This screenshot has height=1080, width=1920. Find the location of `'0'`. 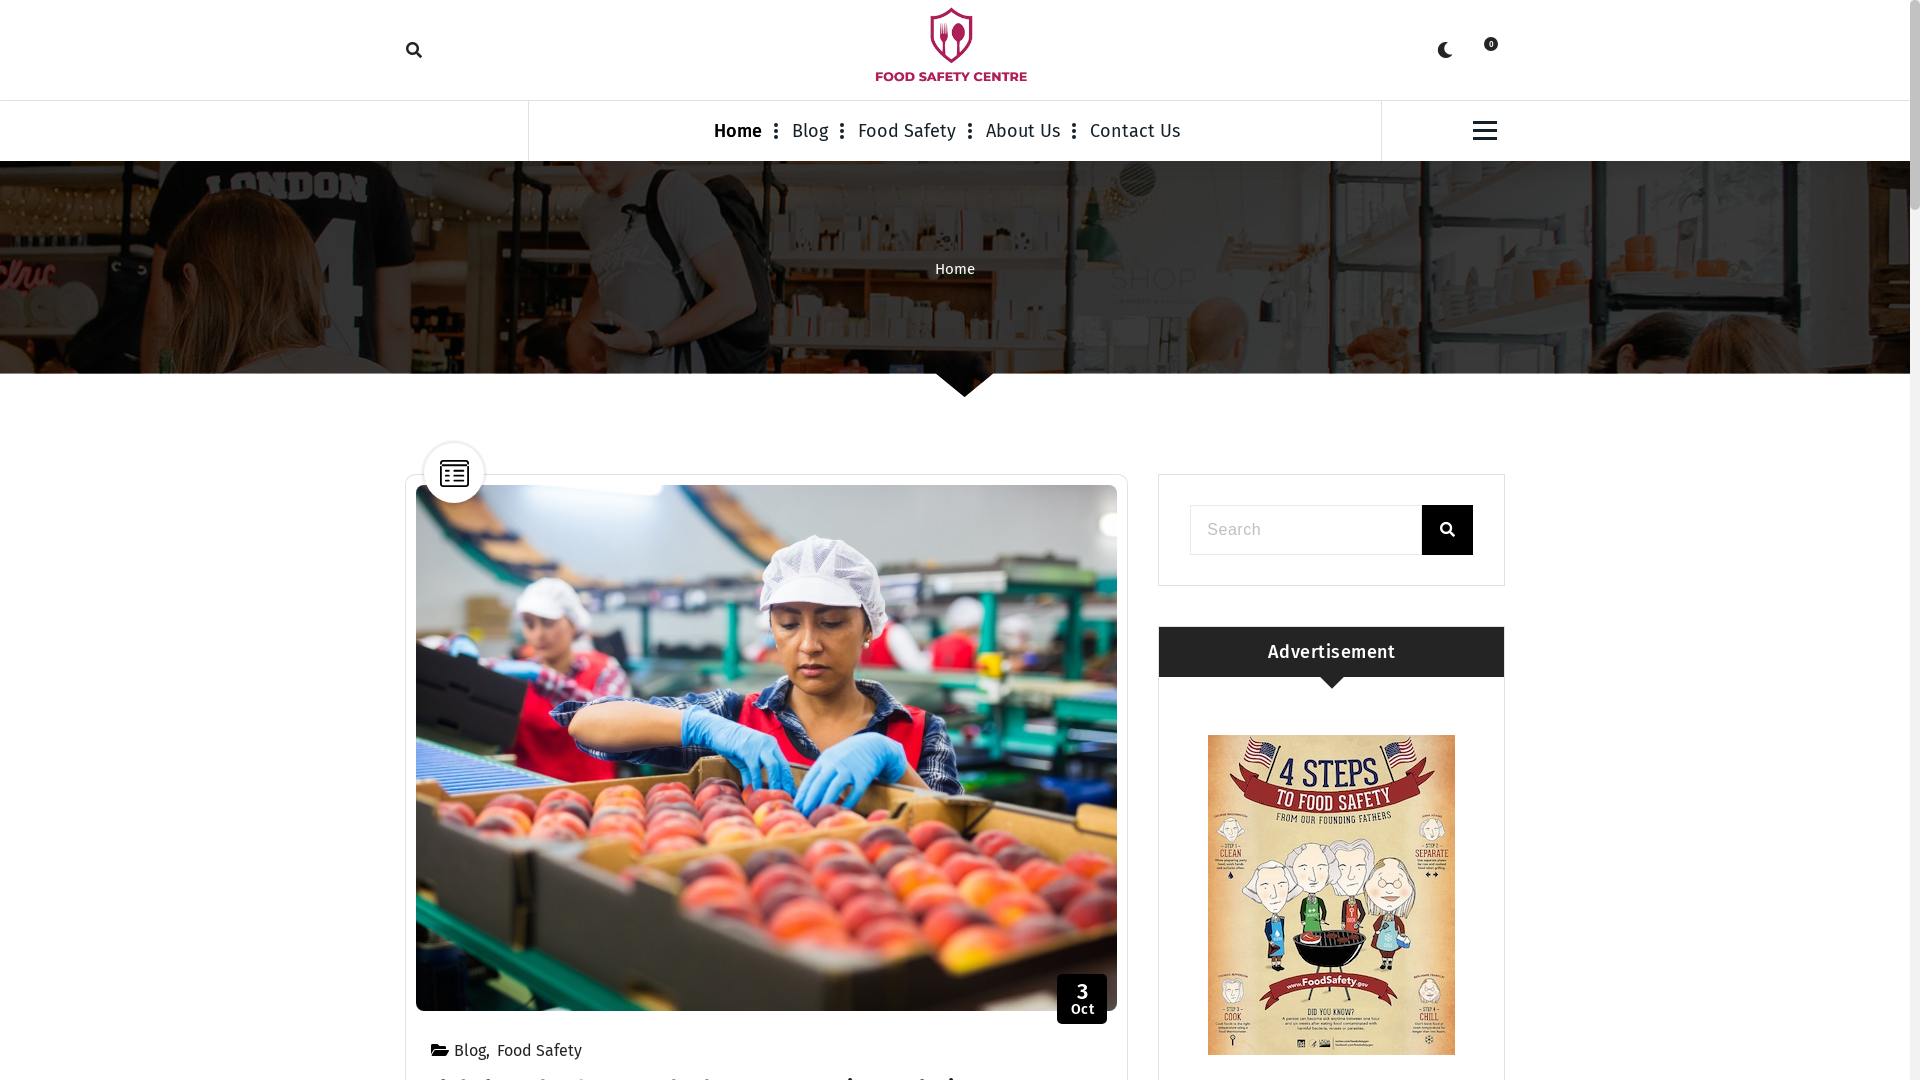

'0' is located at coordinates (1484, 49).